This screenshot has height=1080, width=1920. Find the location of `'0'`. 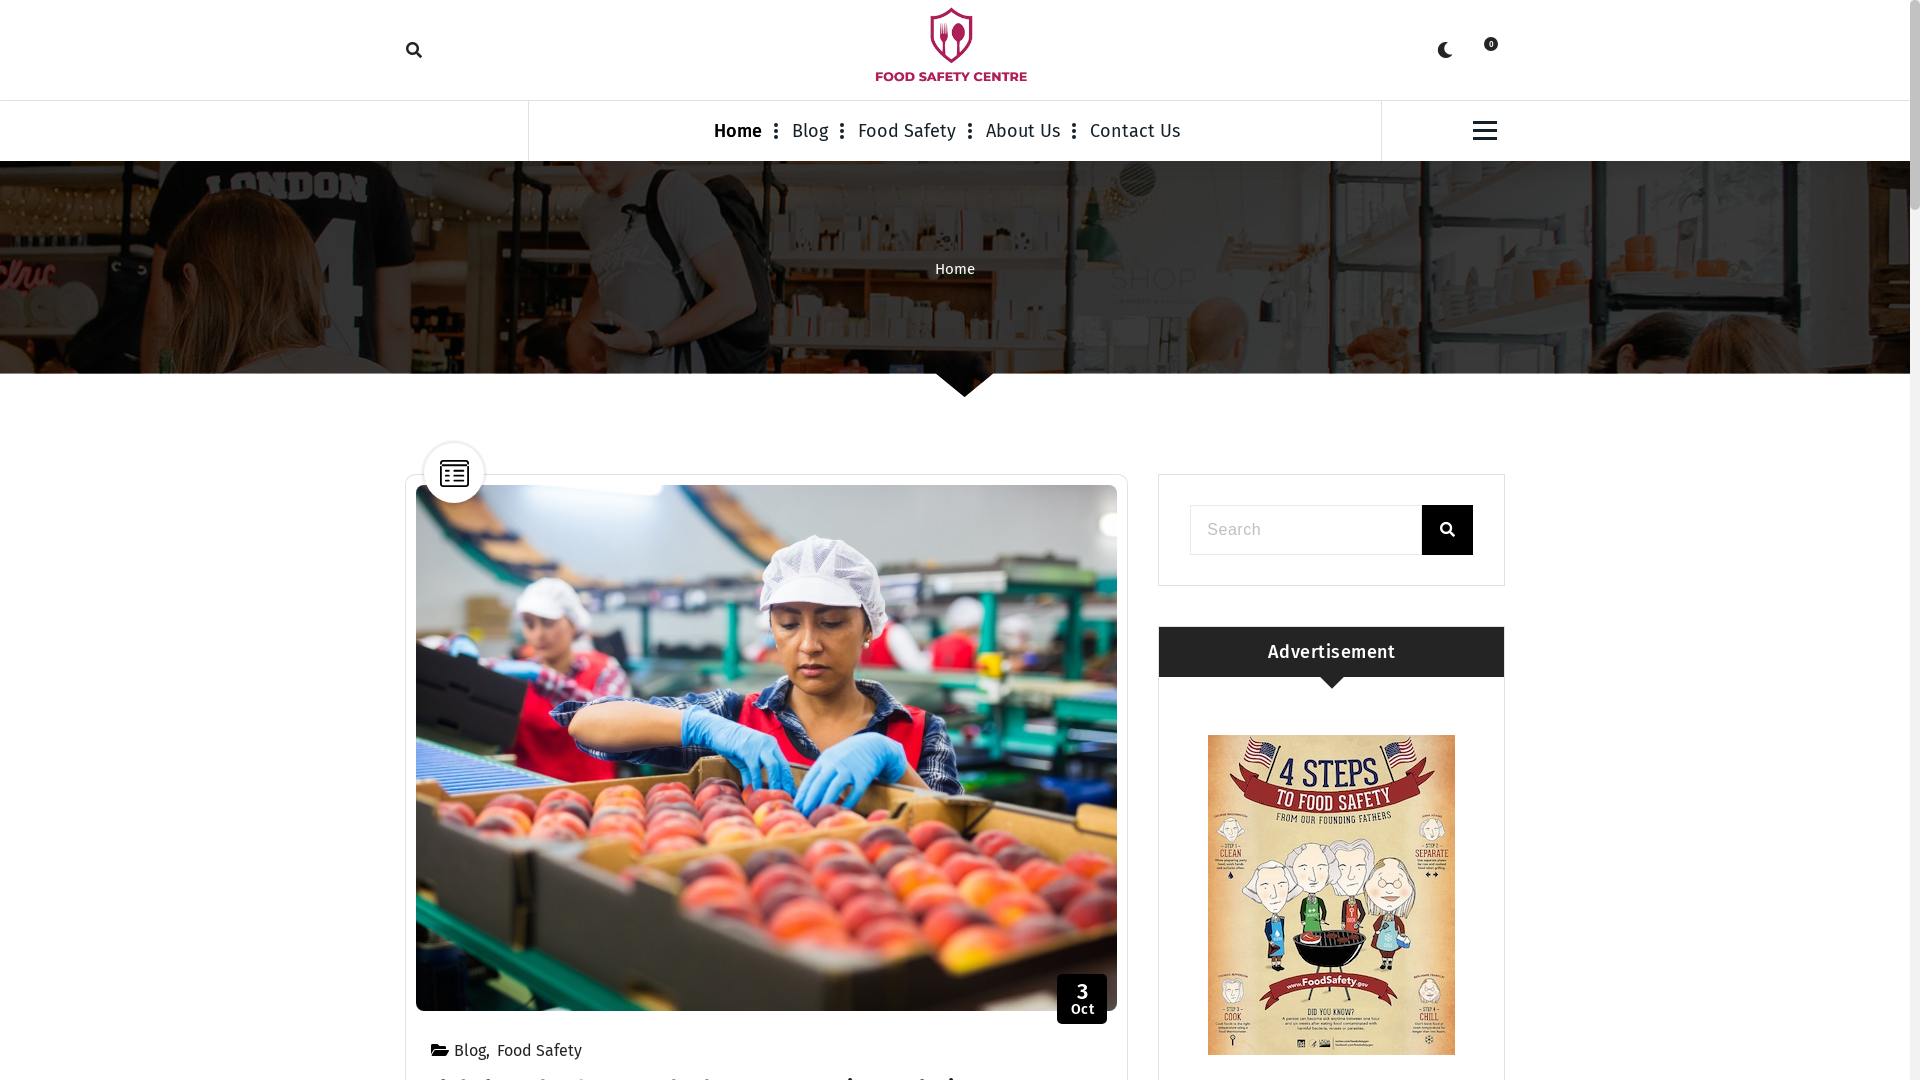

'0' is located at coordinates (1484, 49).